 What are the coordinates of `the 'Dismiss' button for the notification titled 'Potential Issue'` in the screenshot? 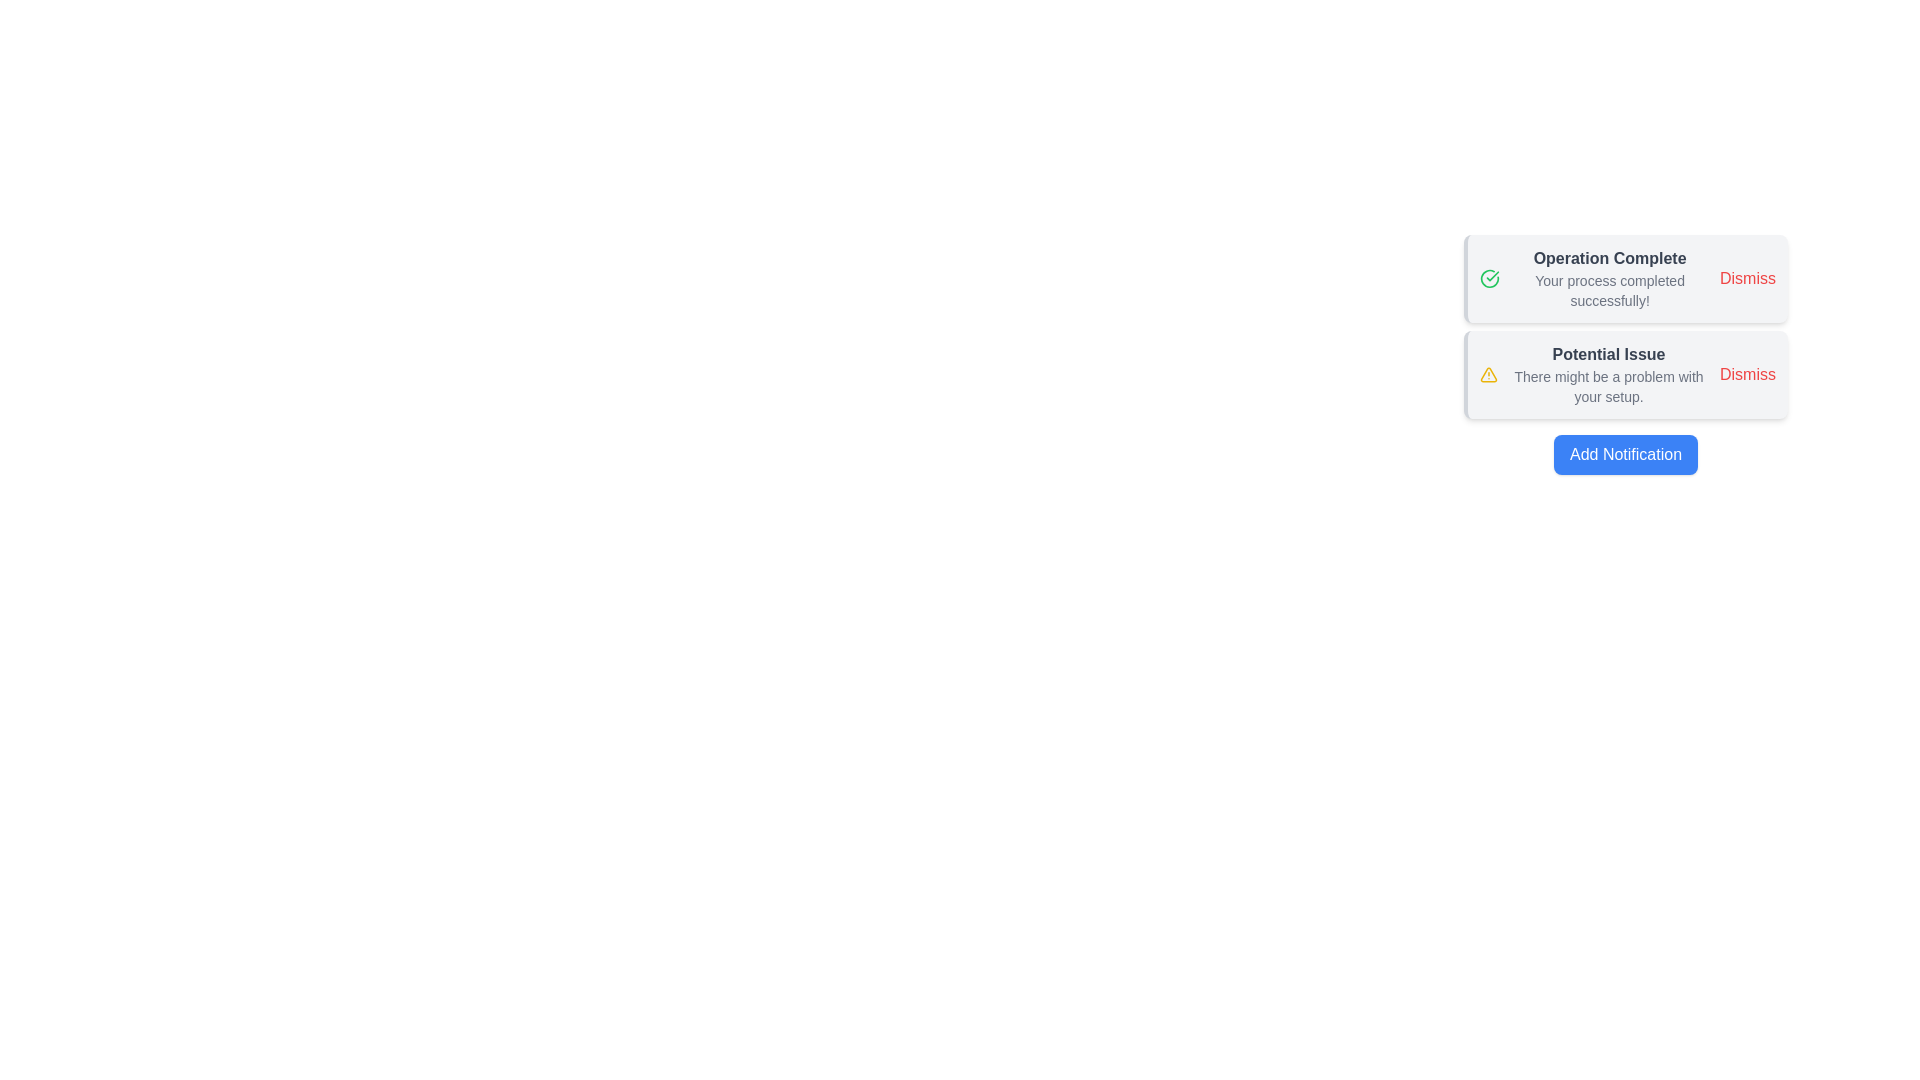 It's located at (1746, 374).